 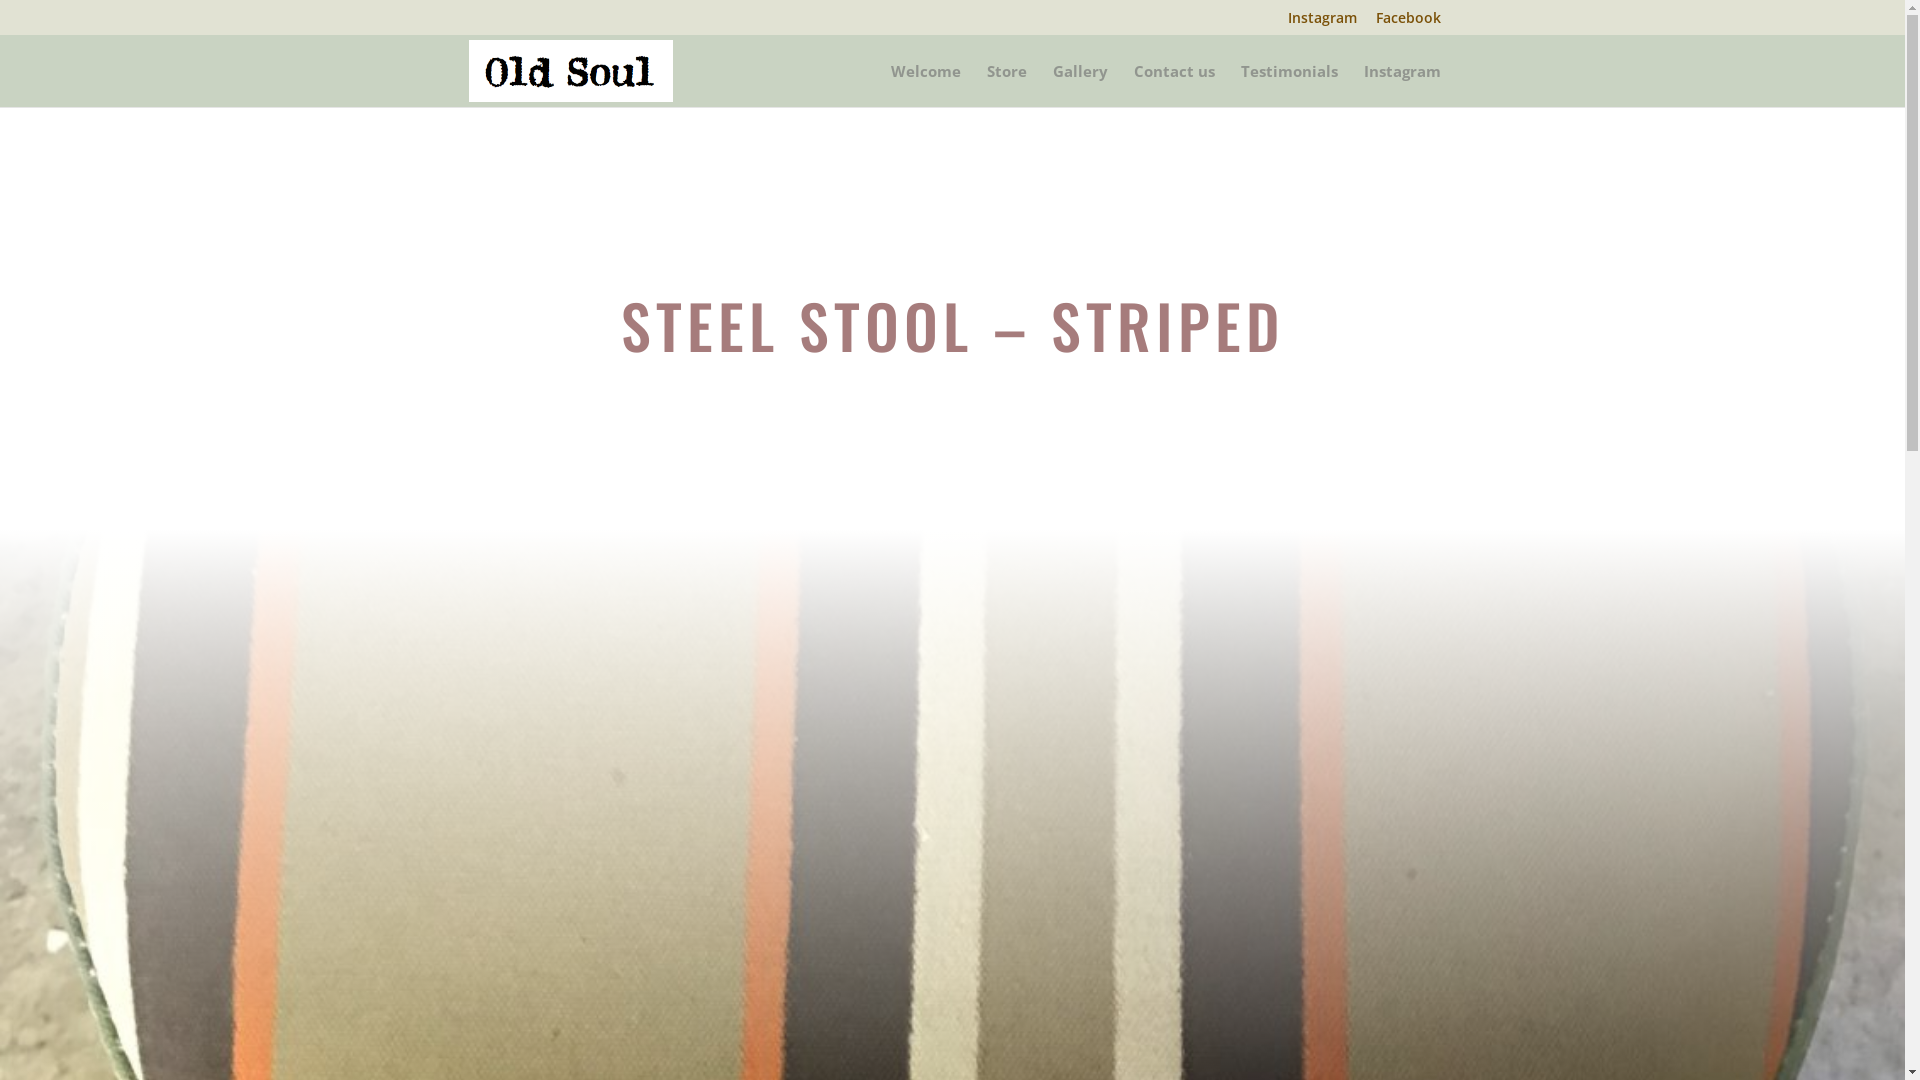 I want to click on 'Instagram', so click(x=1322, y=22).